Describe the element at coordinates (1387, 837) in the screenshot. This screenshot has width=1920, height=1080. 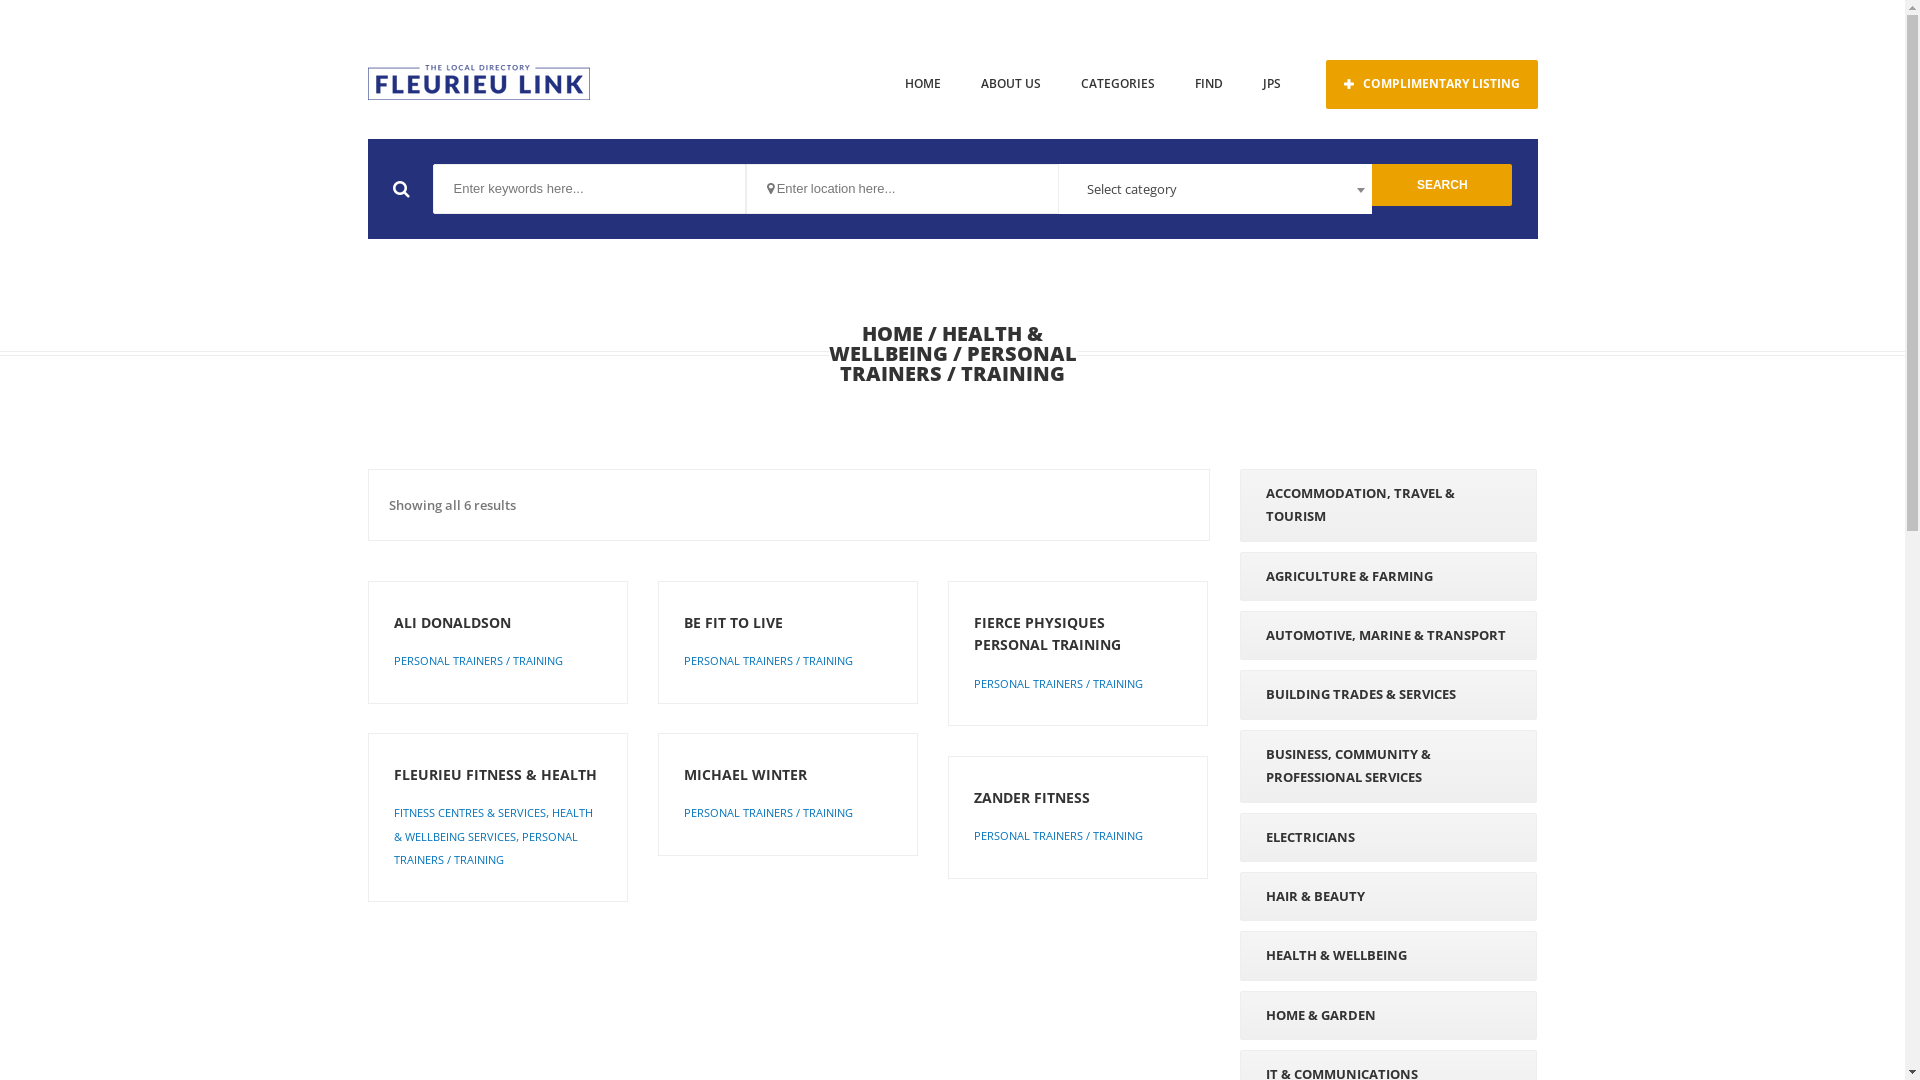
I see `'ELECTRICIANS'` at that location.